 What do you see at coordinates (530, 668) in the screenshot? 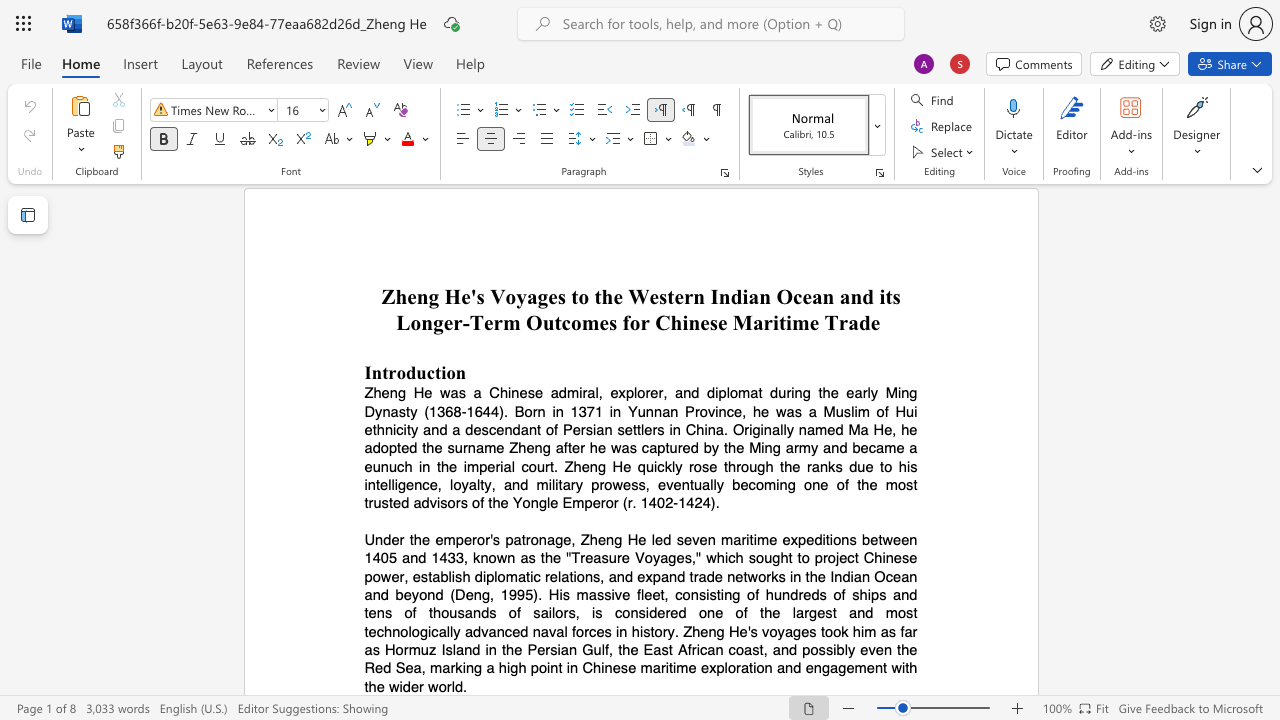
I see `the subset text "point in Chinese maritime expl" within the text "the Red Sea, marking a high point in Chinese maritime exploration and engagement with the wider world."` at bounding box center [530, 668].